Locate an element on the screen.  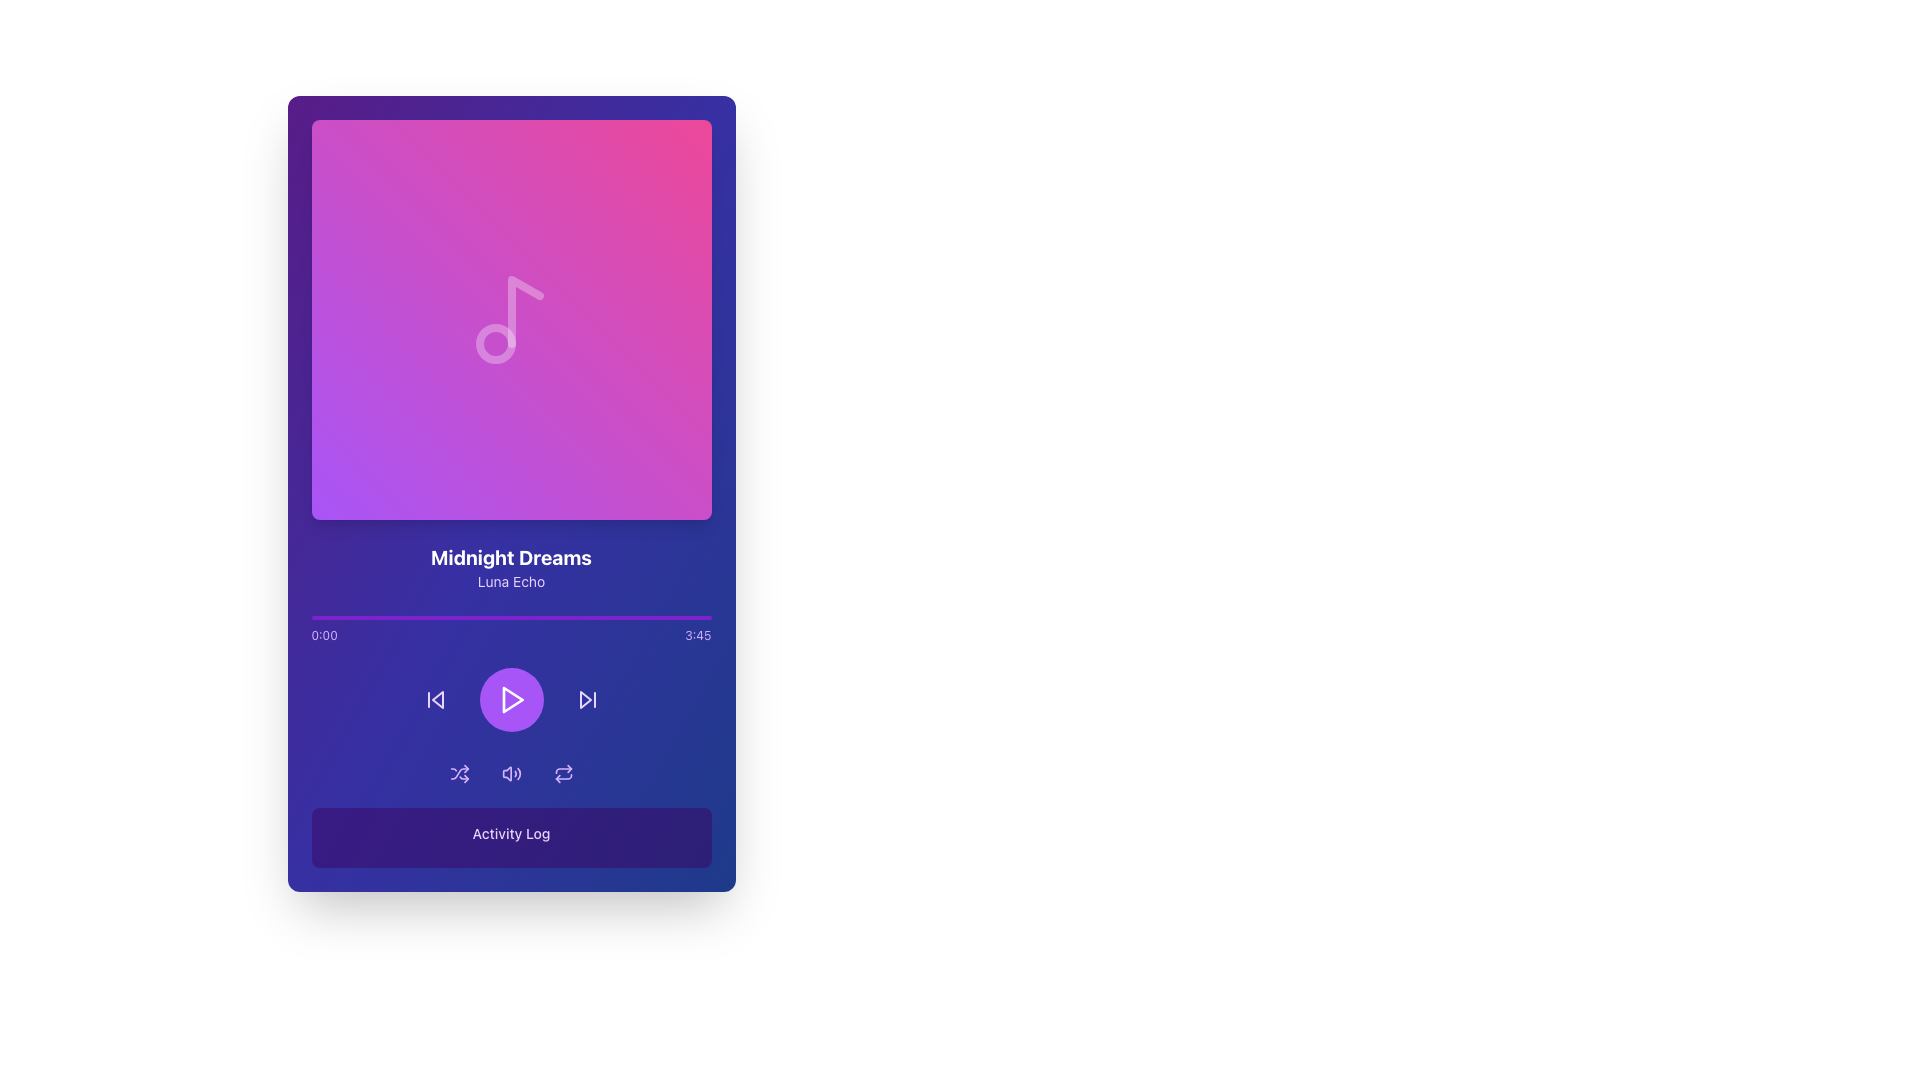
the square component with a gradient background transitioning from purple to pink tones, featuring a centered semi-transparent white music note icon is located at coordinates (511, 319).